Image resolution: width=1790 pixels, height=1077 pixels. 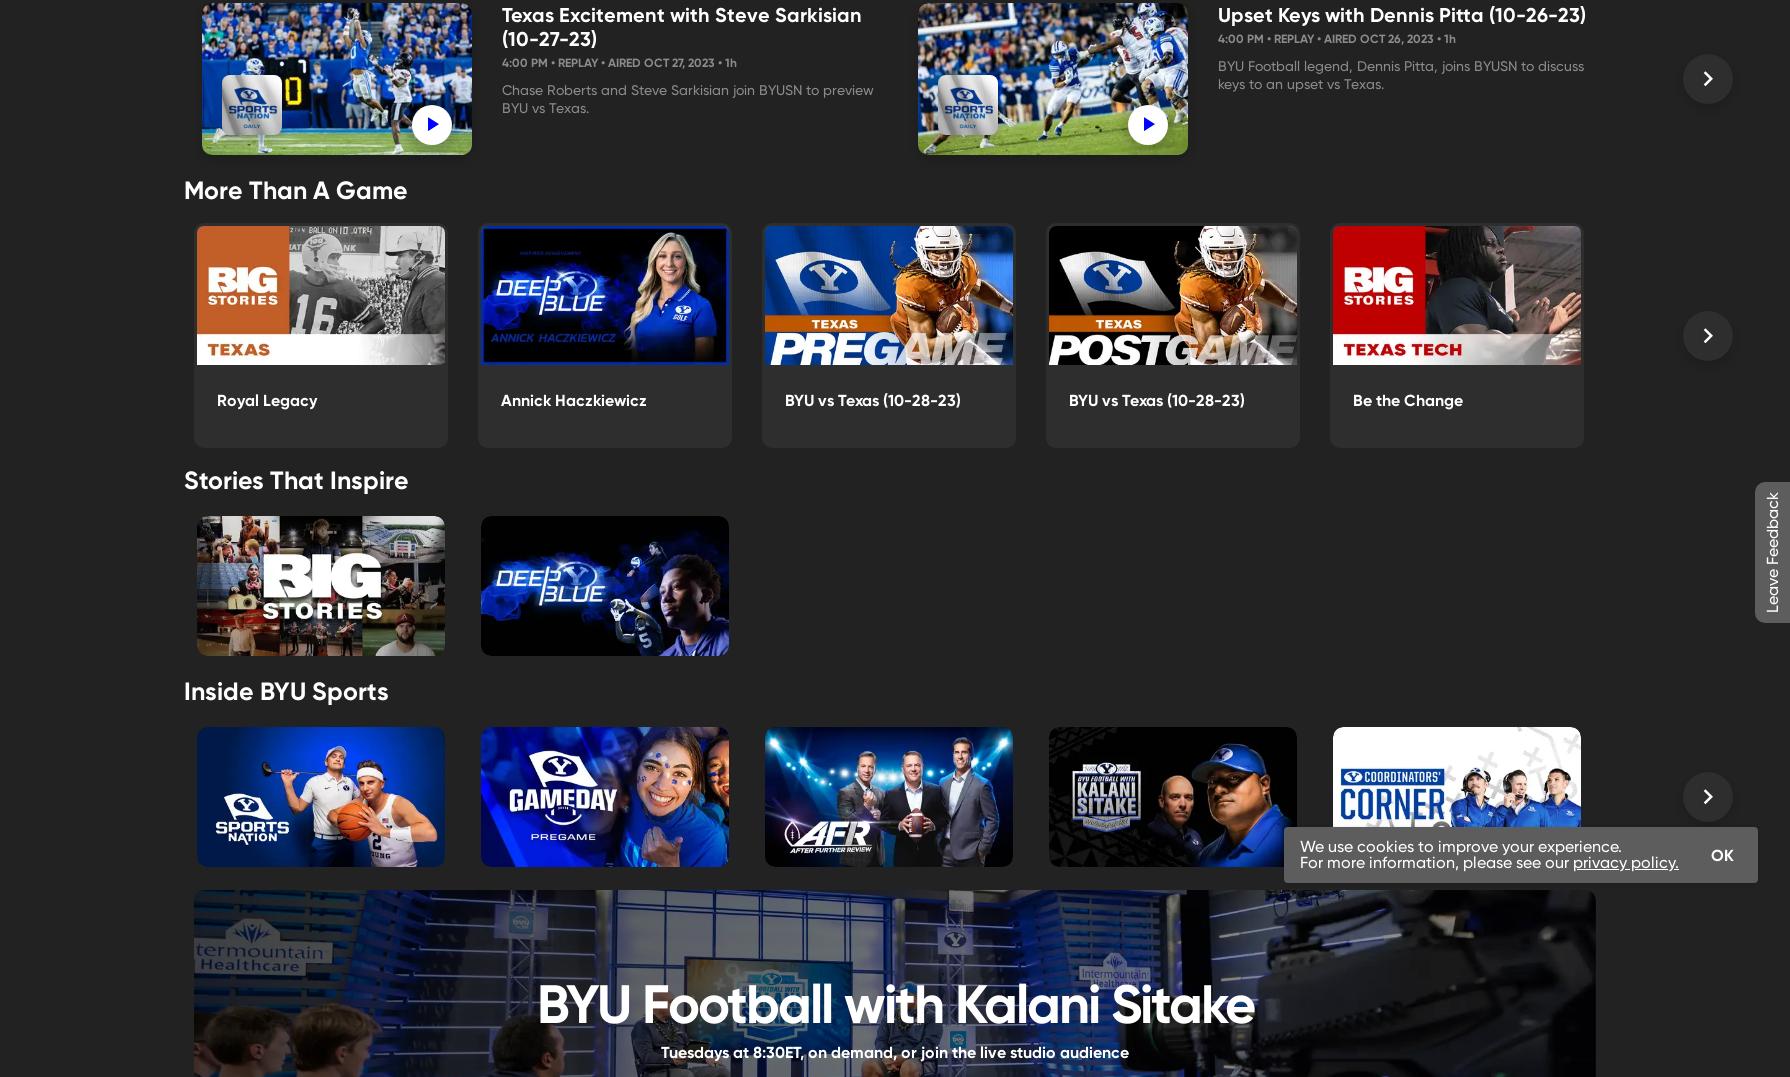 I want to click on 'Inside BYU Sports', so click(x=289, y=689).